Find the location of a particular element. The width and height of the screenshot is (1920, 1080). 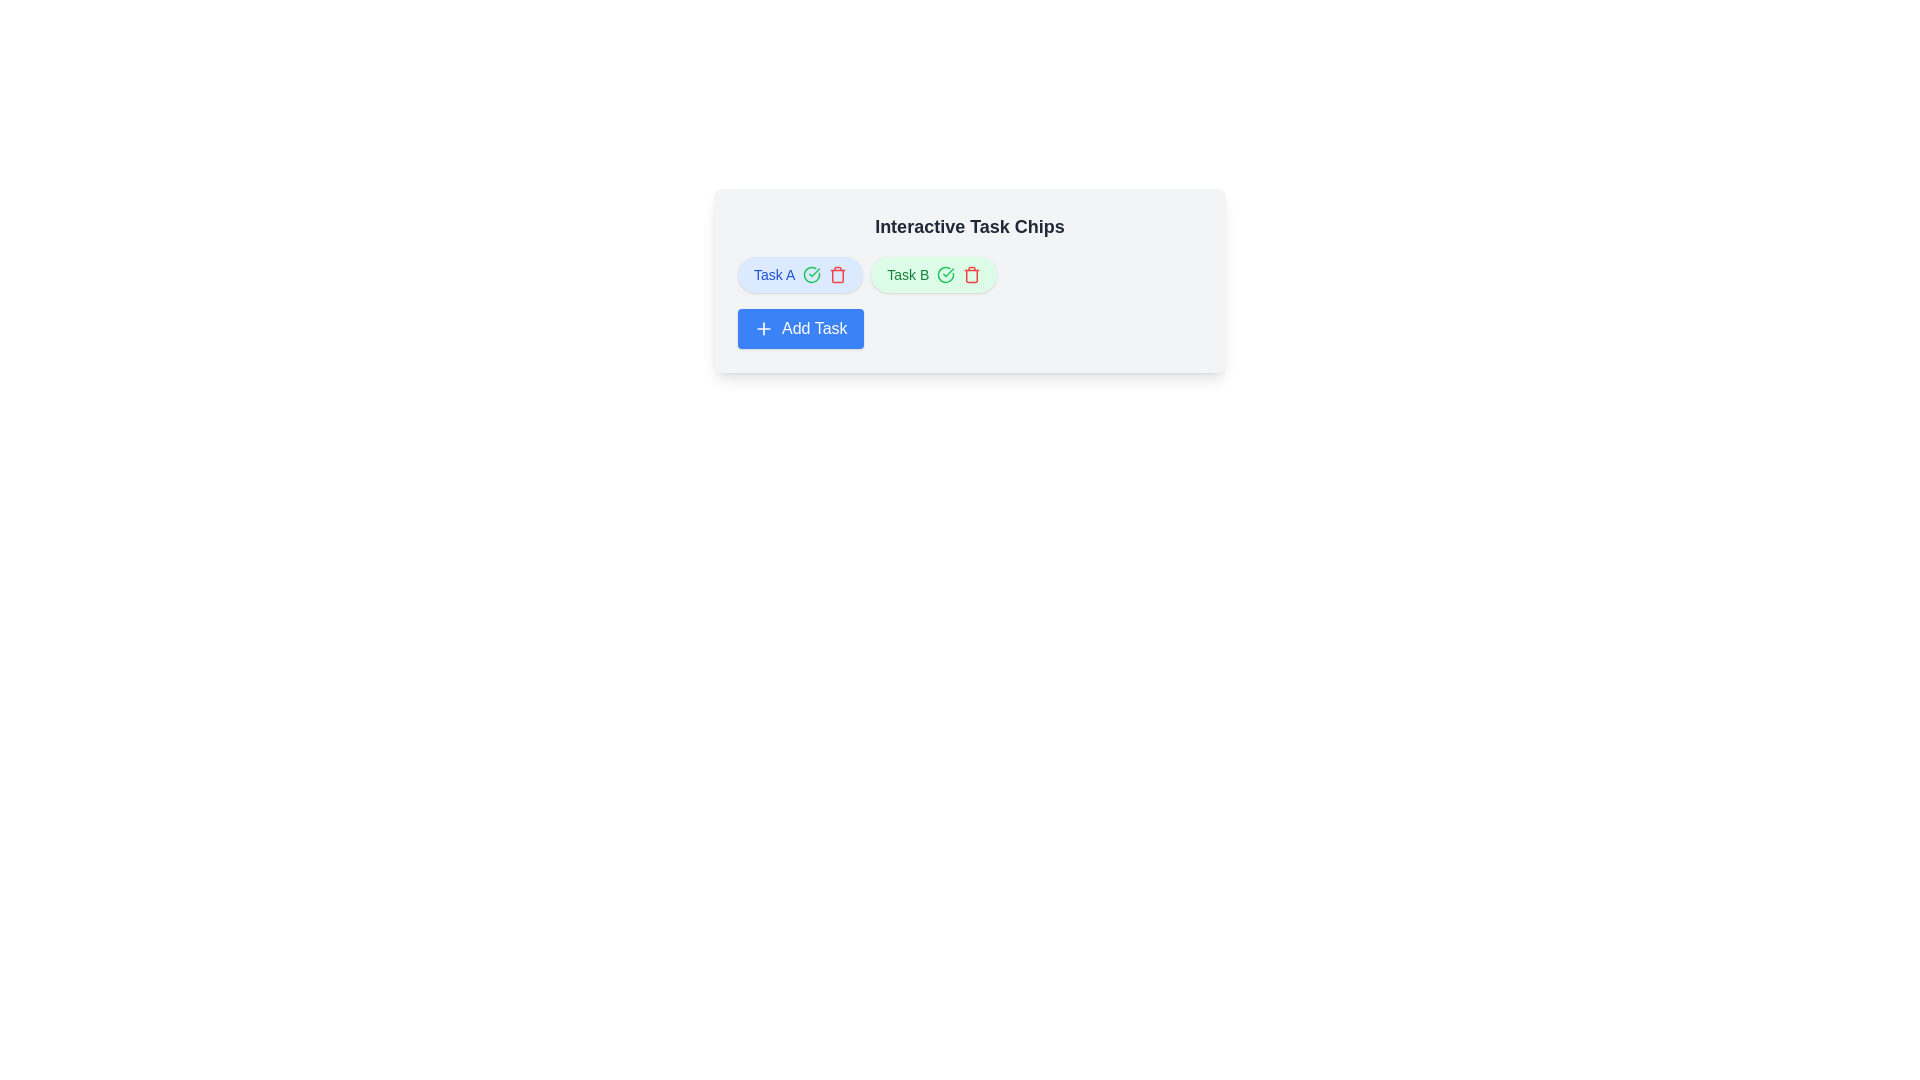

the delete icon located to the right of the check mark icon within the 'Task A' chip is located at coordinates (838, 274).